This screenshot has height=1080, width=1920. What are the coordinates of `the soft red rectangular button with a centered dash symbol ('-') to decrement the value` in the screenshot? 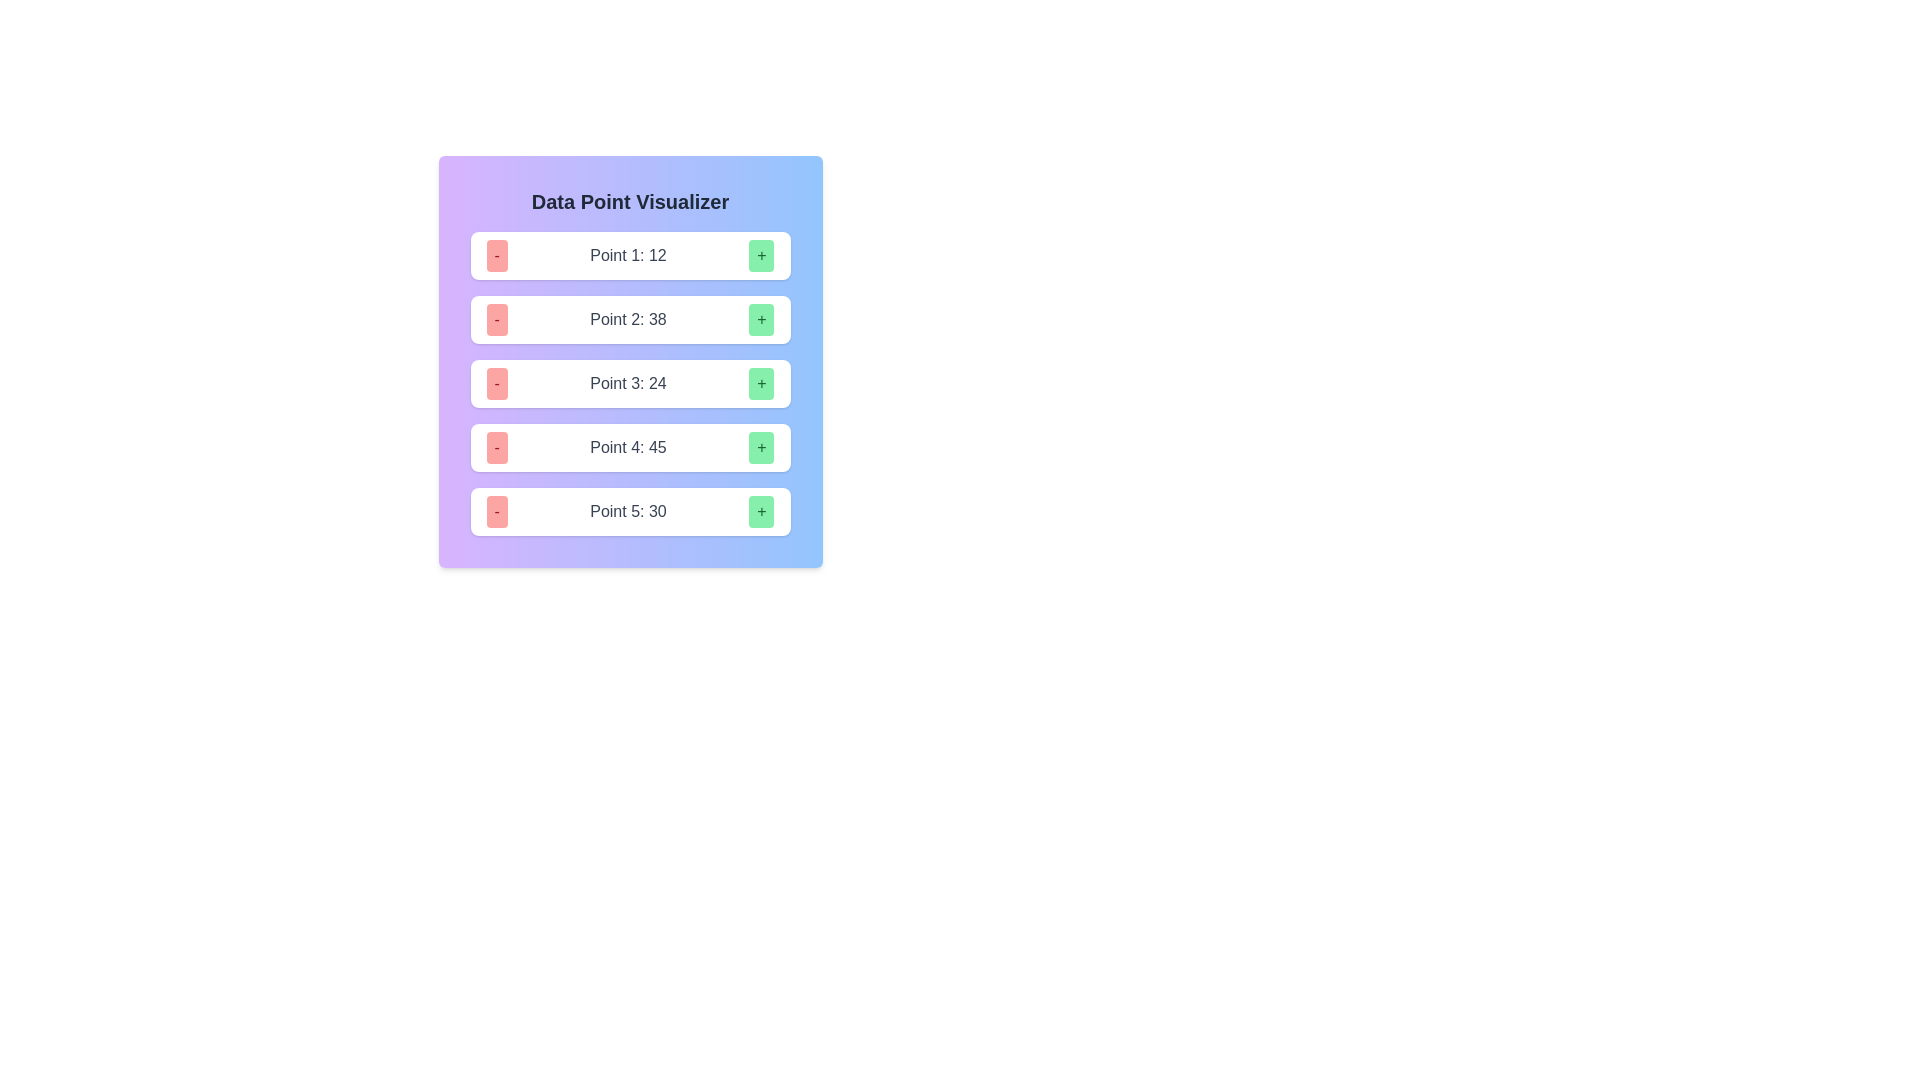 It's located at (497, 254).